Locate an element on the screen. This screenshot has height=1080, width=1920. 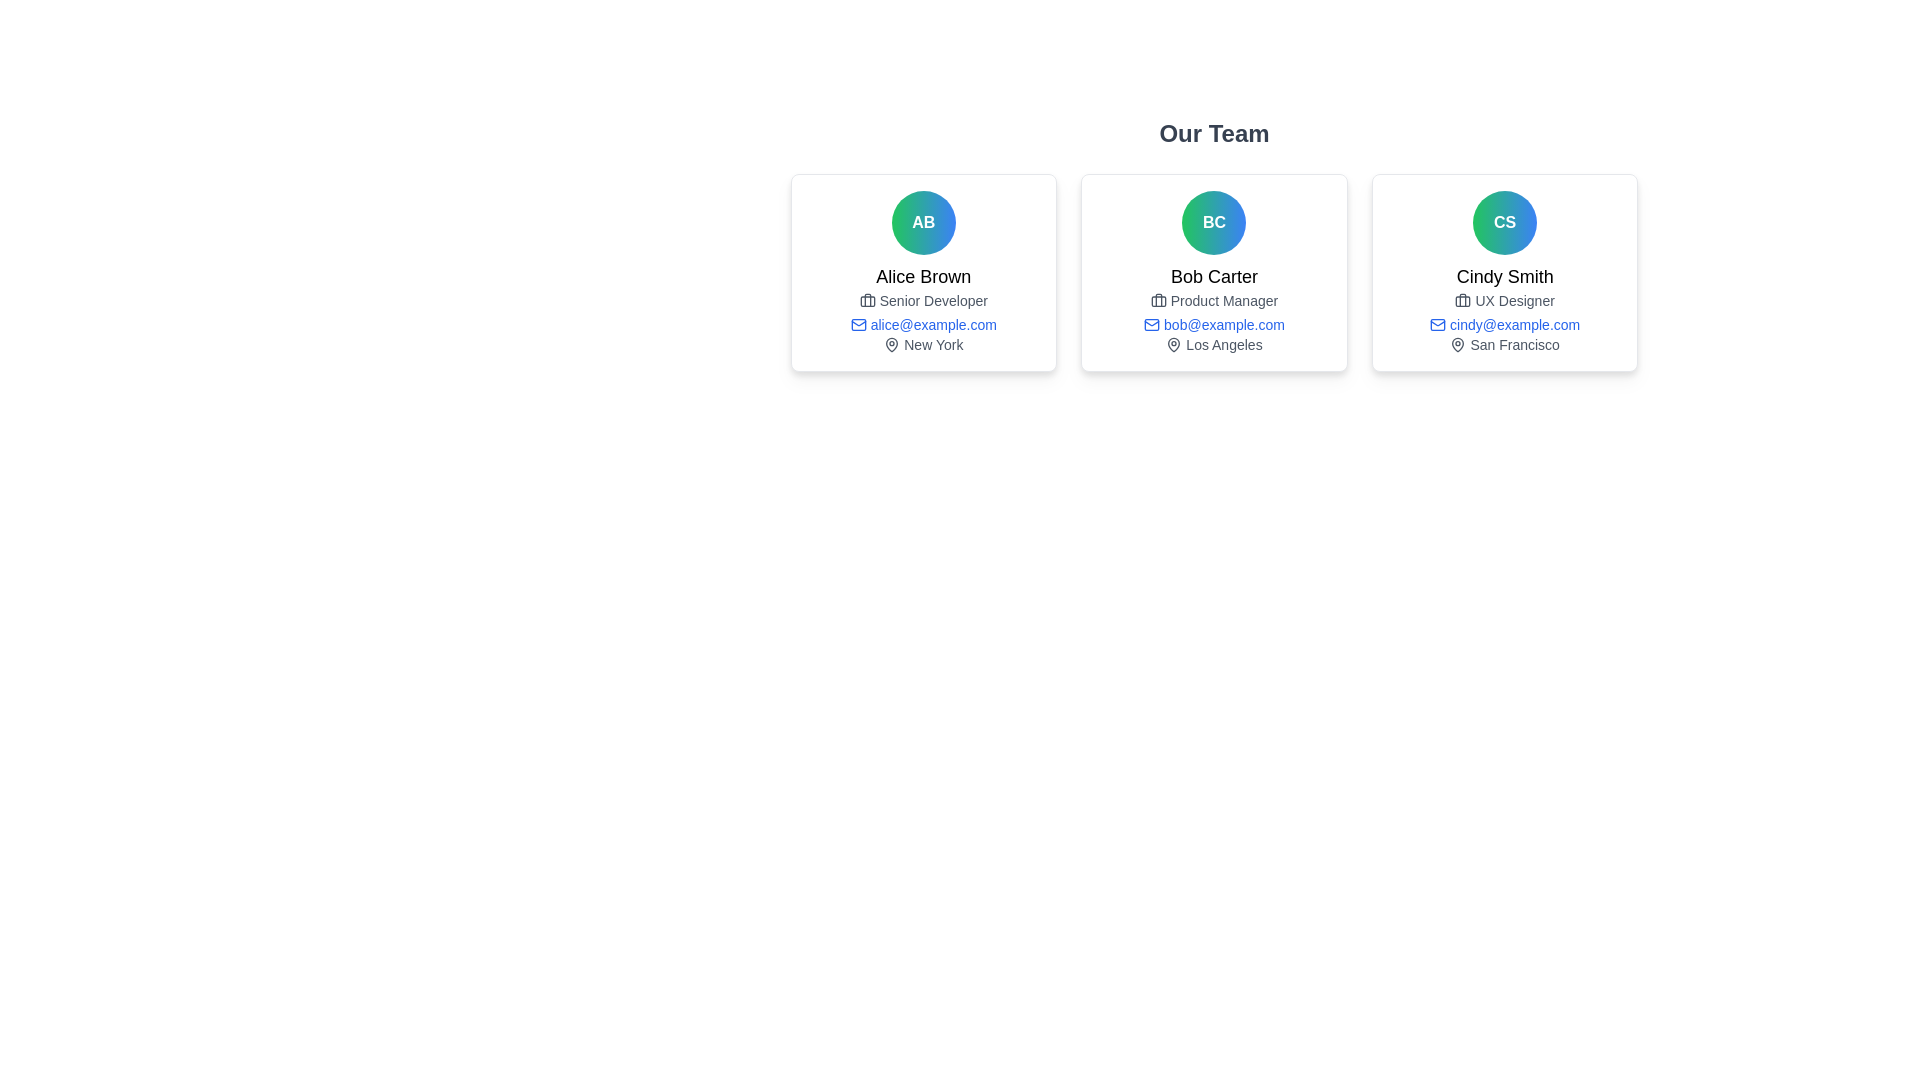
the mail icon, which is a stylized envelope symbol located next to the email text 'cindy@example.com' under the name Cindy Smith in the contact card is located at coordinates (1437, 323).